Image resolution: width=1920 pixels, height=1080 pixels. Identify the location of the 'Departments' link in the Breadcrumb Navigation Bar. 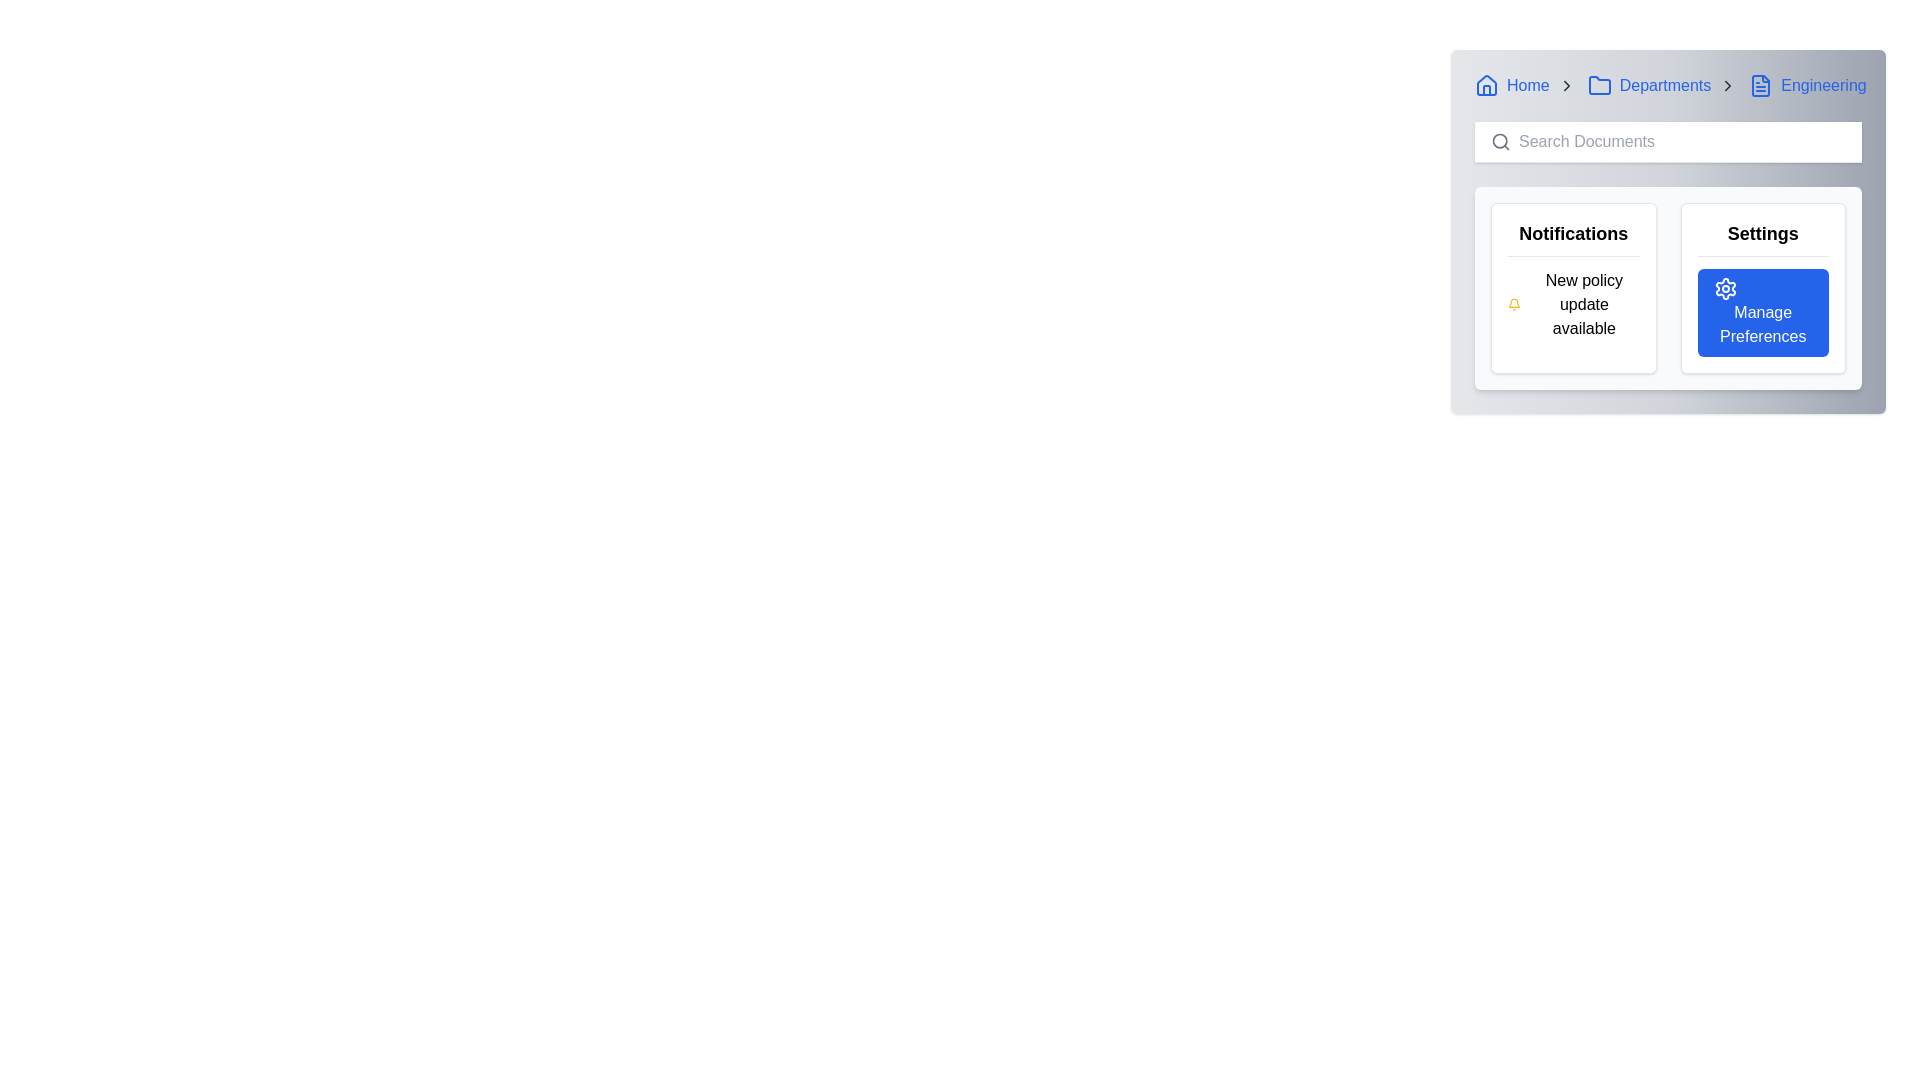
(1668, 84).